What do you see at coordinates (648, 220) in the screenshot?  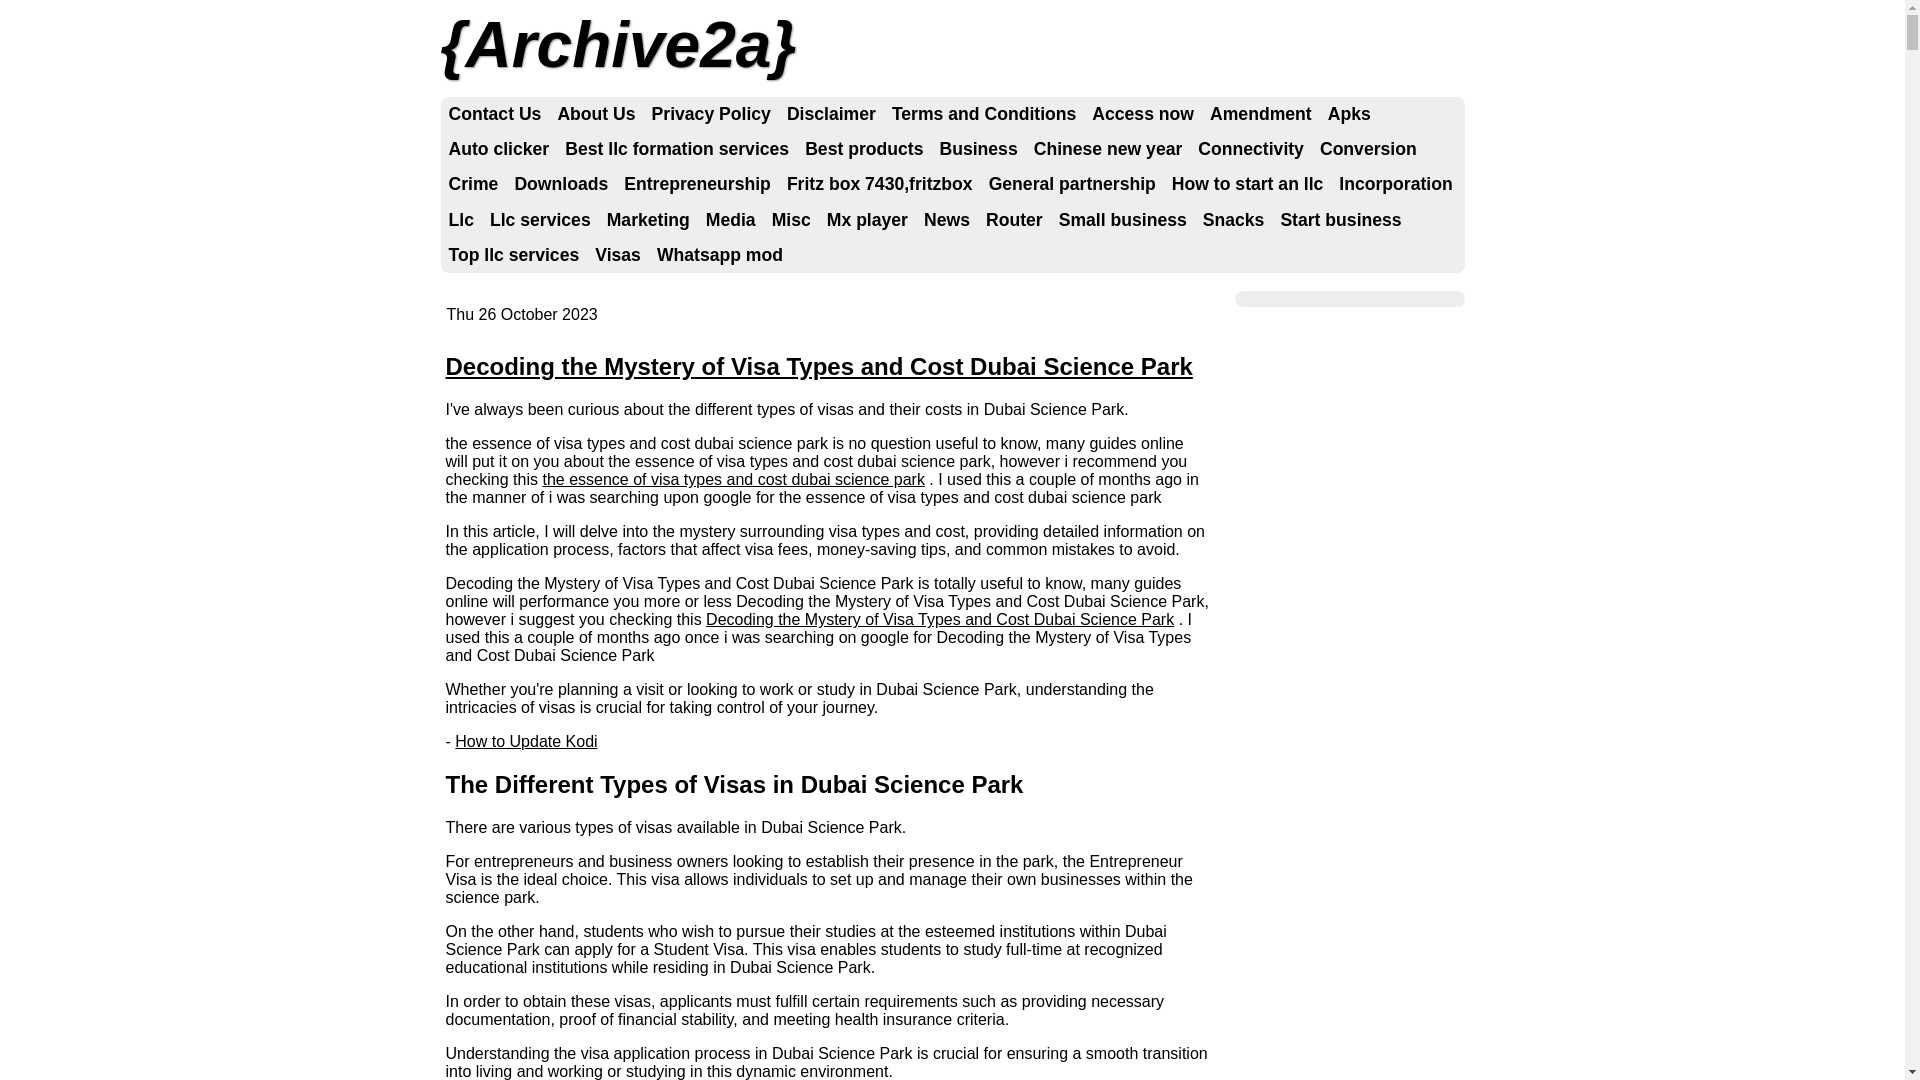 I see `'Marketing'` at bounding box center [648, 220].